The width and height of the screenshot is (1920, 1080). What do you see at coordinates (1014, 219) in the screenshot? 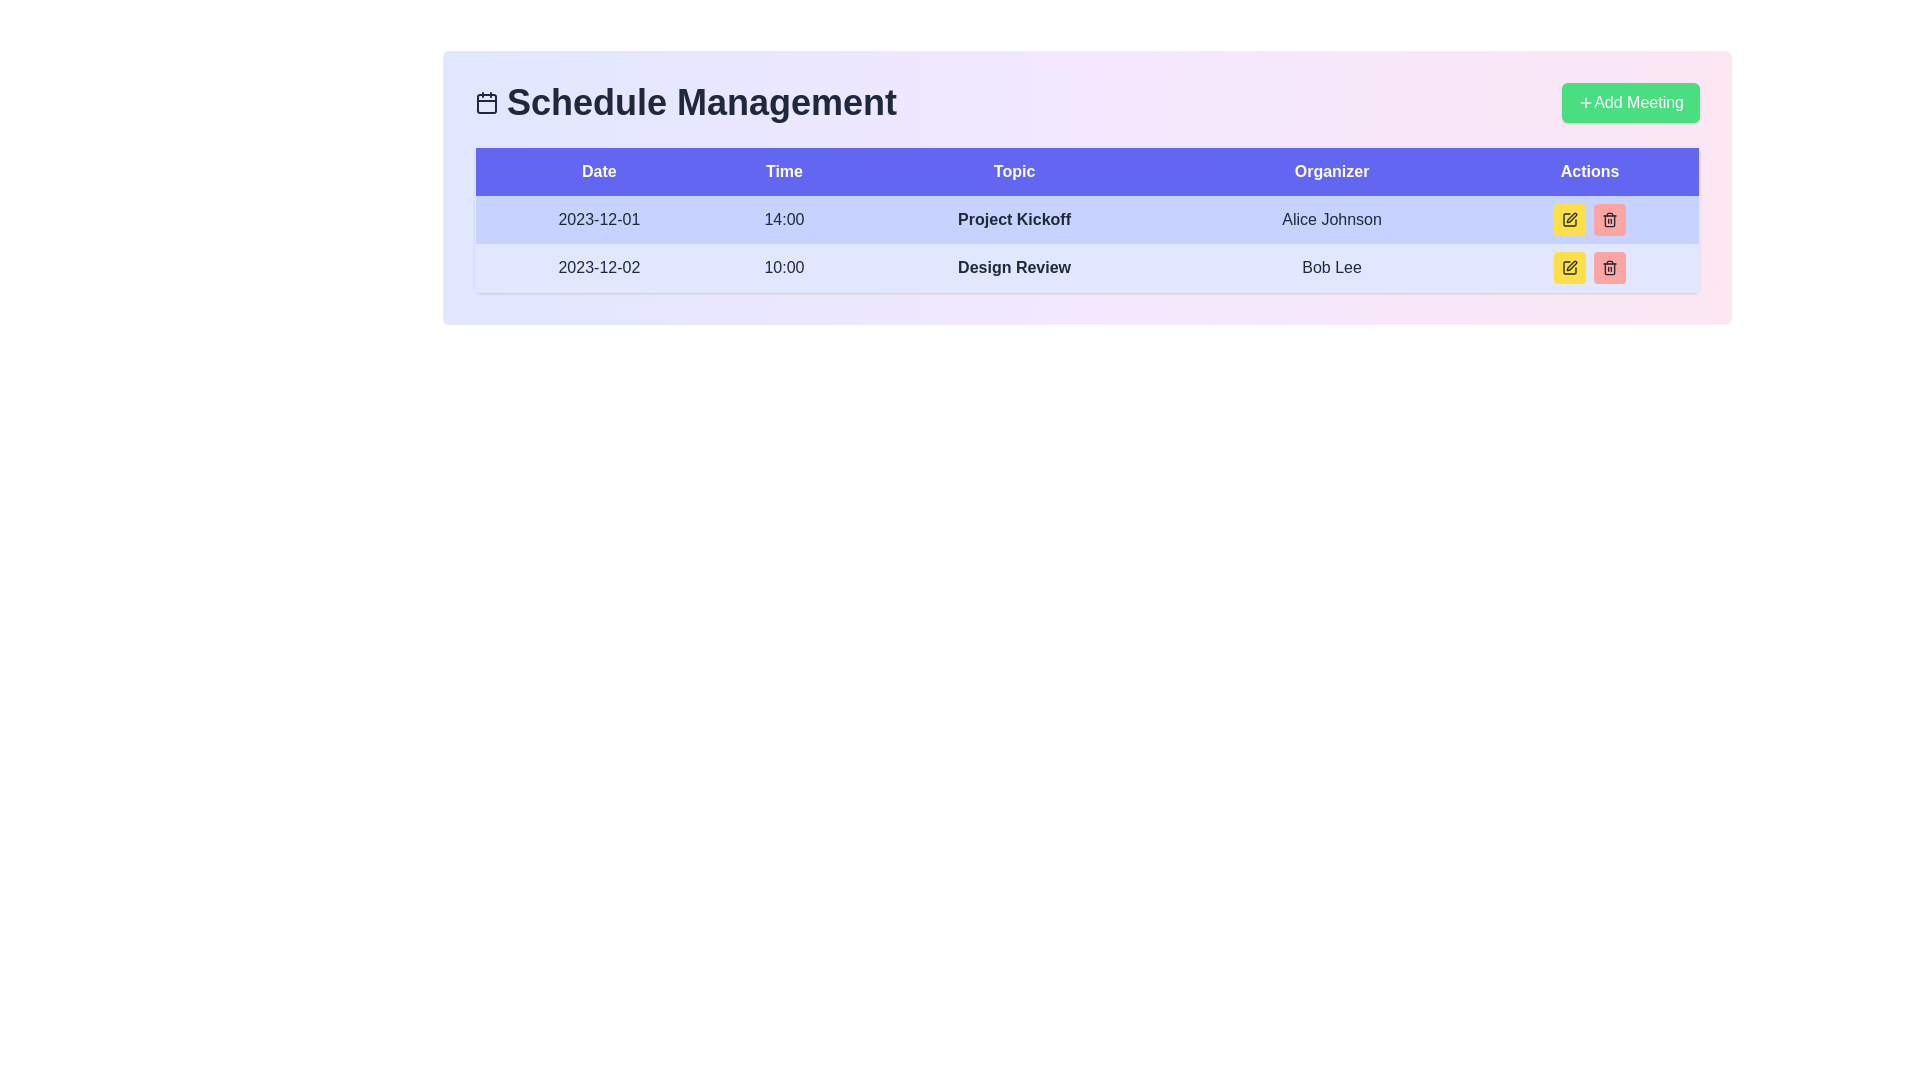
I see `the 'Project Kickoff' text label, which is displayed in bold styling and located in the third column titled 'Topic' of the schedule table` at bounding box center [1014, 219].